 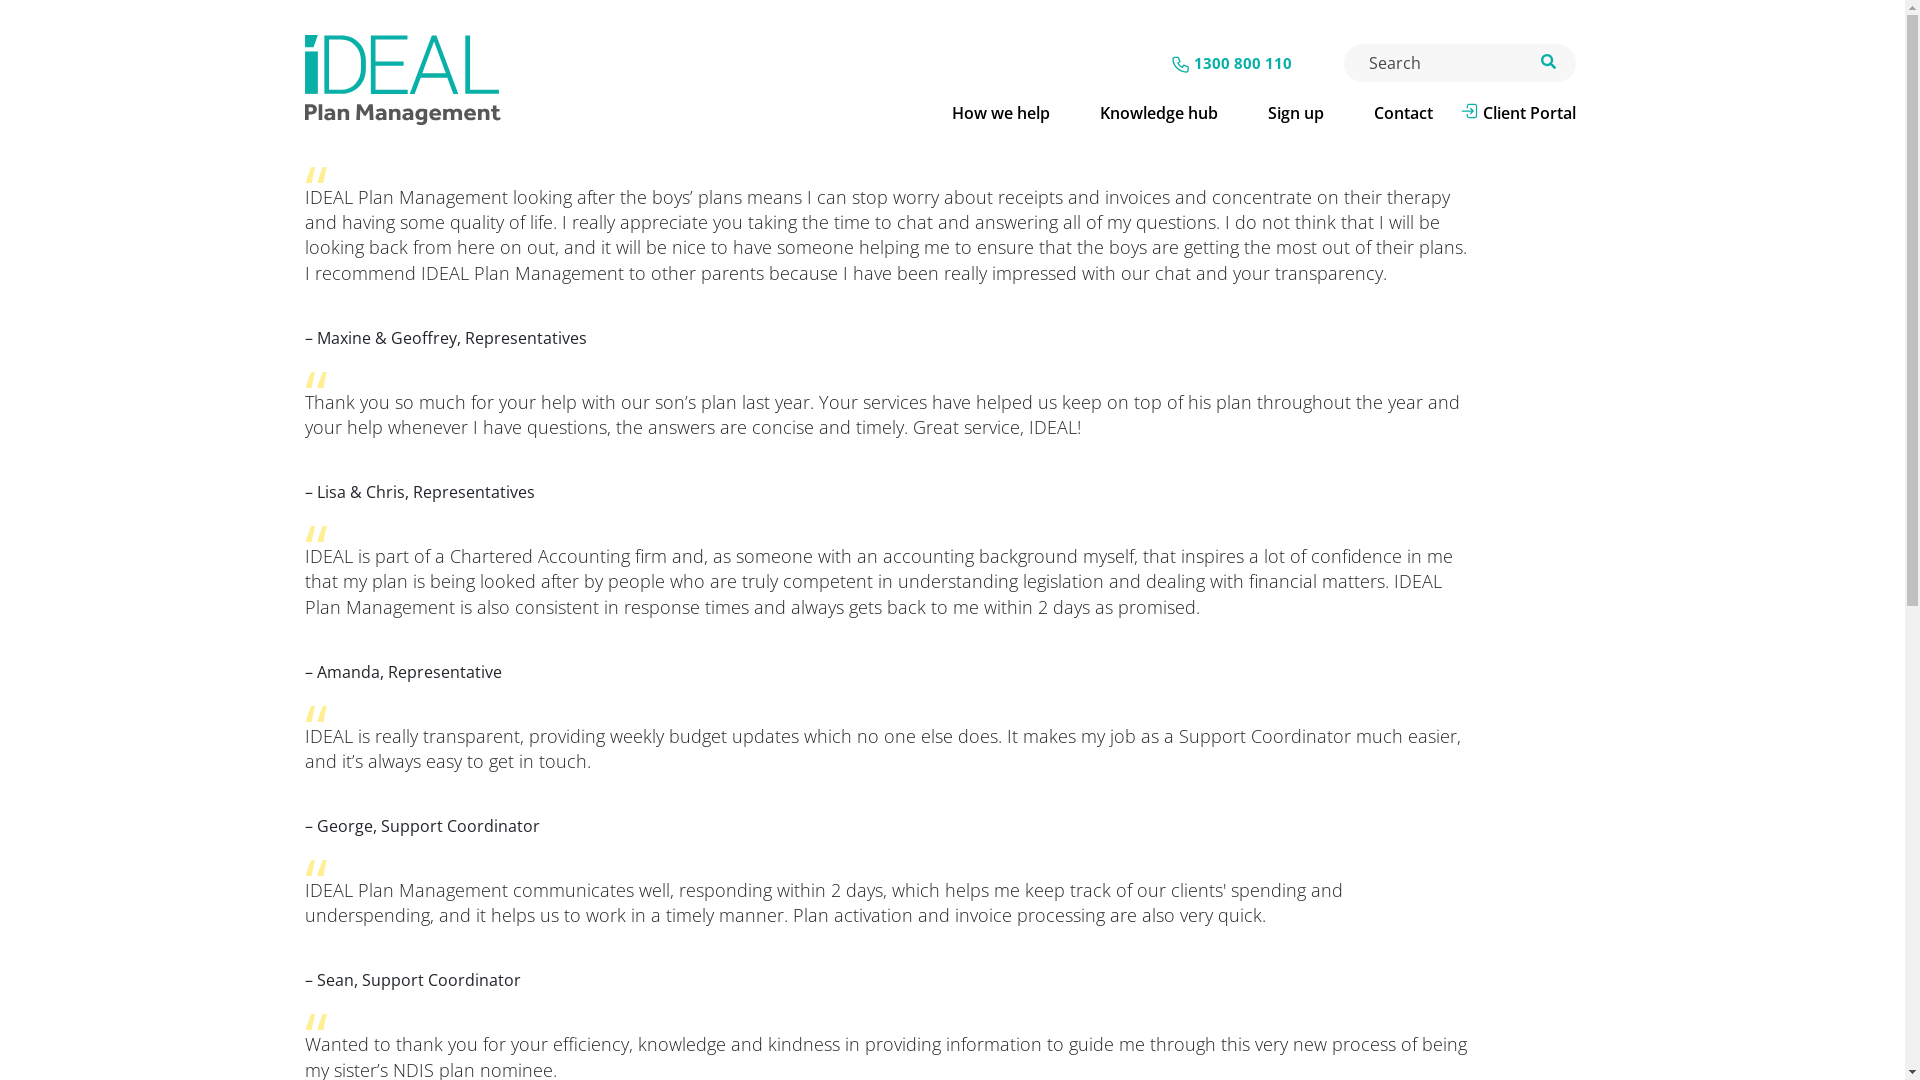 I want to click on 'Knowledge hub', so click(x=1157, y=112).